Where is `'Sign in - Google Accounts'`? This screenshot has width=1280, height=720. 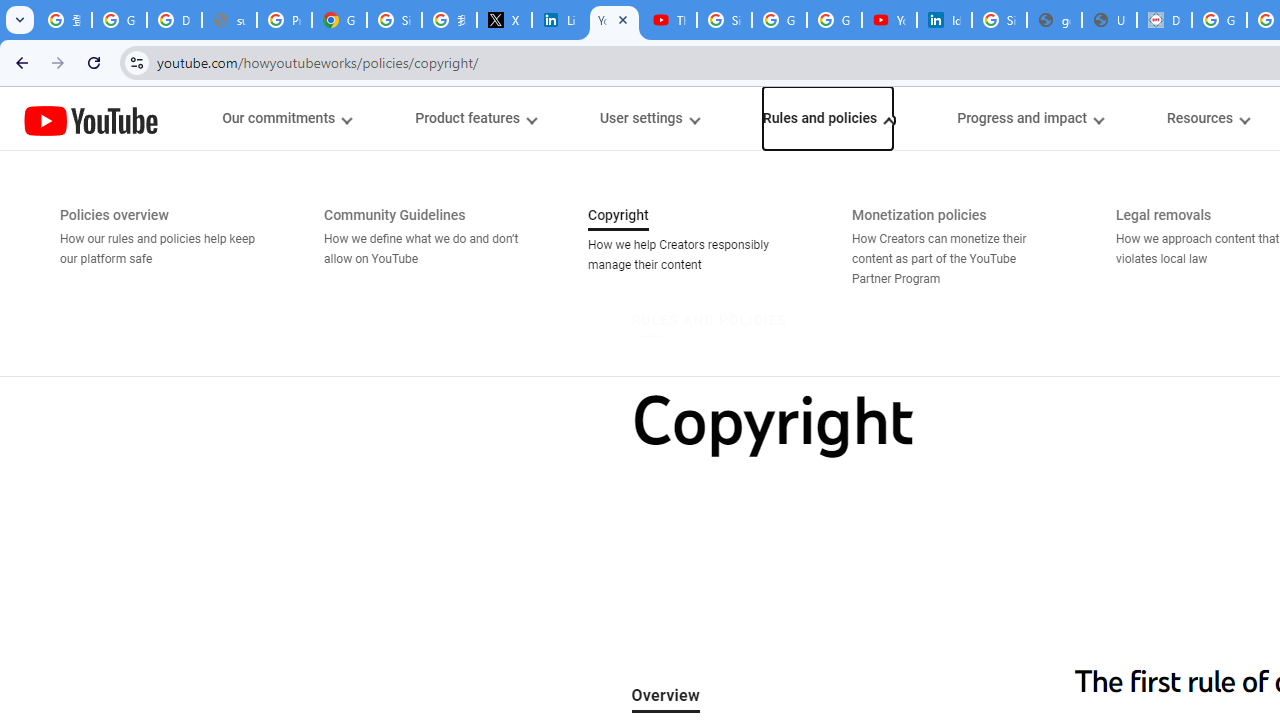
'Sign in - Google Accounts' is located at coordinates (724, 20).